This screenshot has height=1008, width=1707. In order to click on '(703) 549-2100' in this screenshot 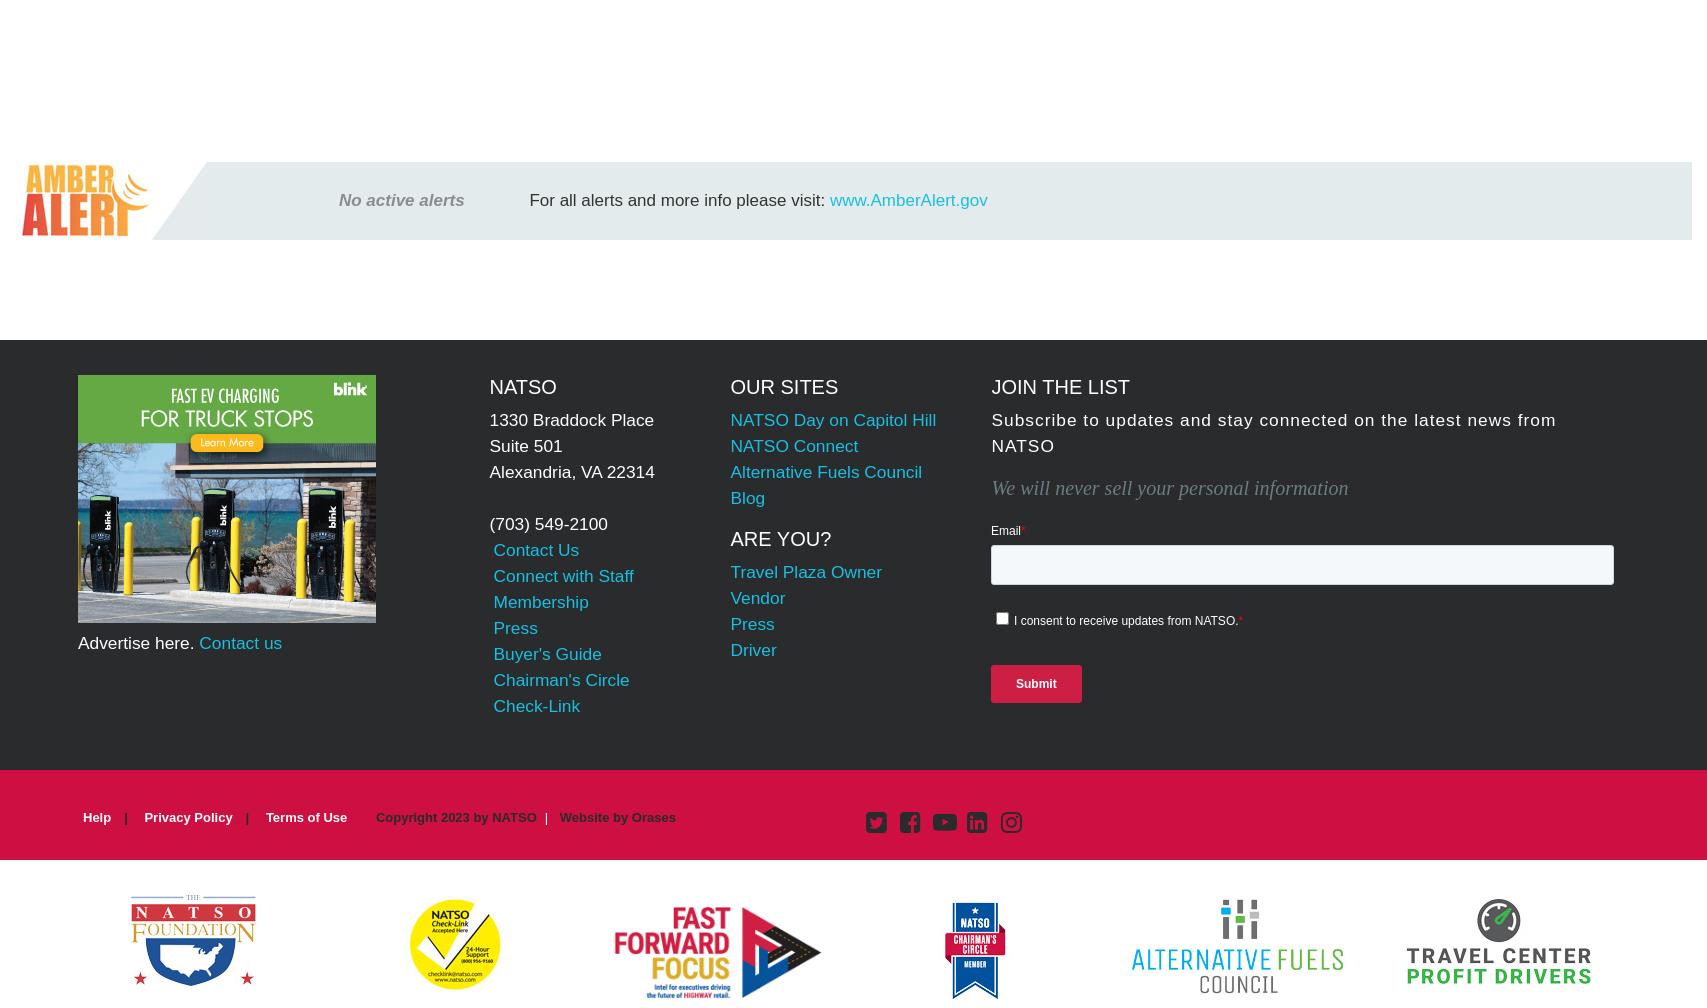, I will do `click(548, 522)`.